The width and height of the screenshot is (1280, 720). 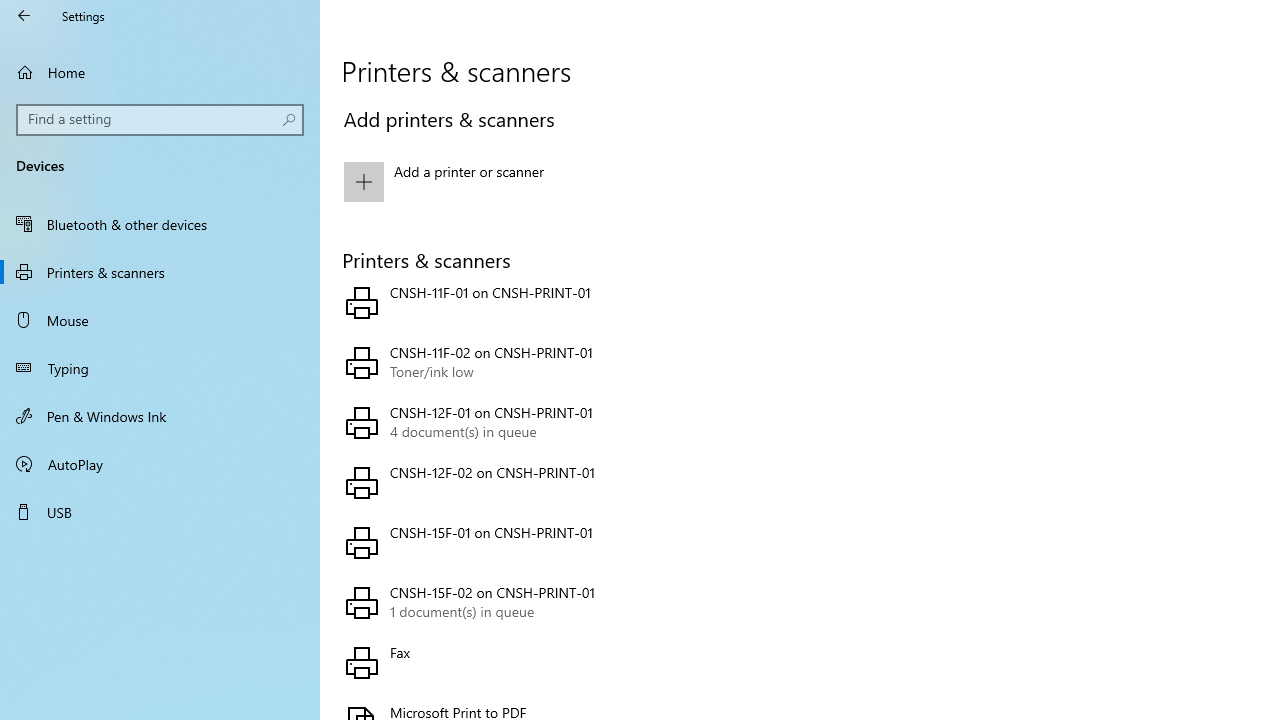 What do you see at coordinates (160, 223) in the screenshot?
I see `'Bluetooth & other devices'` at bounding box center [160, 223].